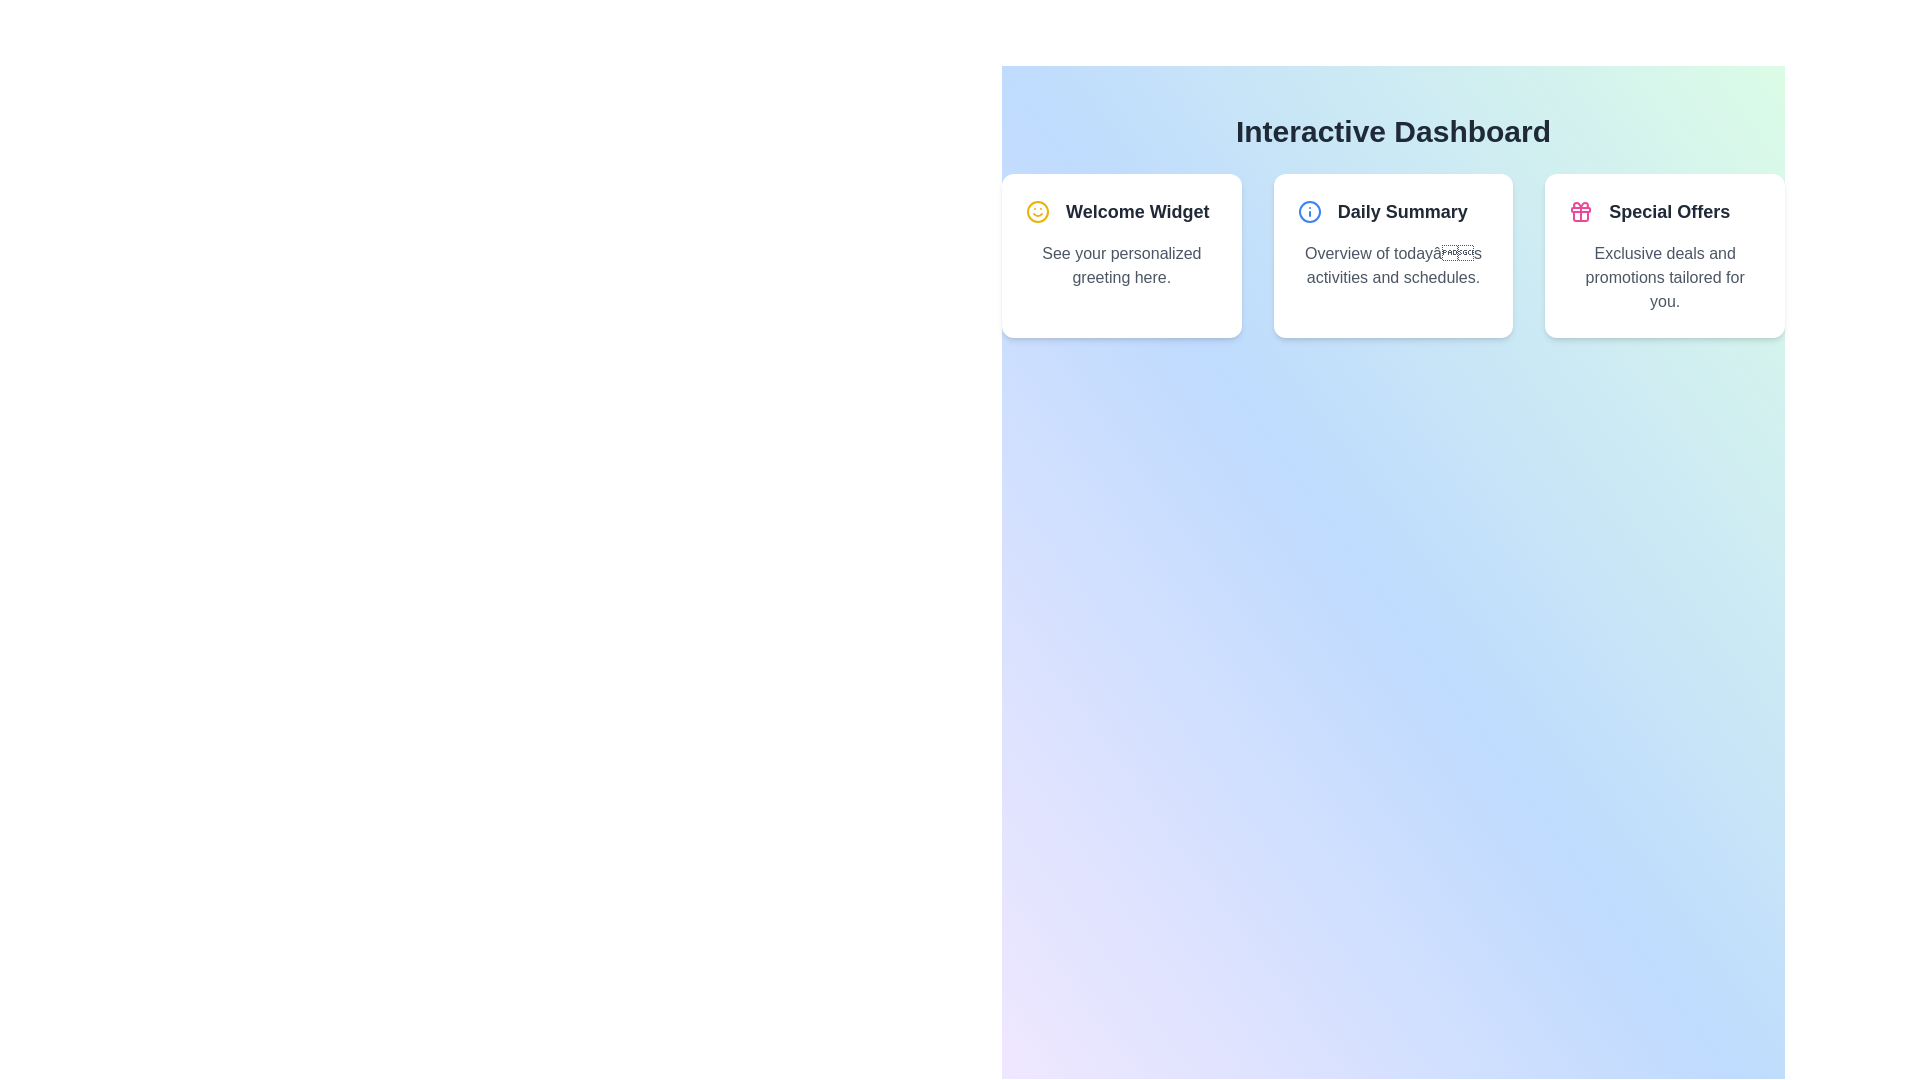 Image resolution: width=1920 pixels, height=1080 pixels. What do you see at coordinates (1669, 212) in the screenshot?
I see `the card that the text label, indicating promotions, belongs to, which is located at the top center of the rightmost card in a horizontal set of three cards` at bounding box center [1669, 212].